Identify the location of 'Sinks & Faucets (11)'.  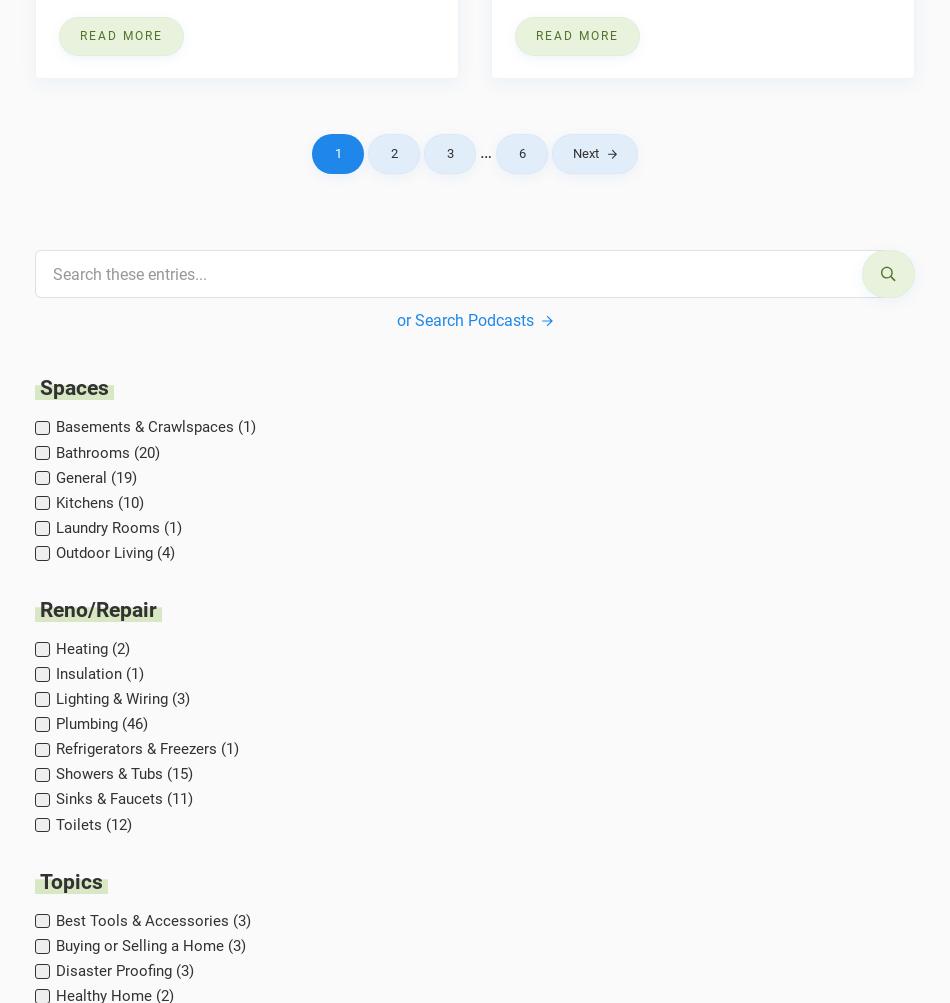
(123, 798).